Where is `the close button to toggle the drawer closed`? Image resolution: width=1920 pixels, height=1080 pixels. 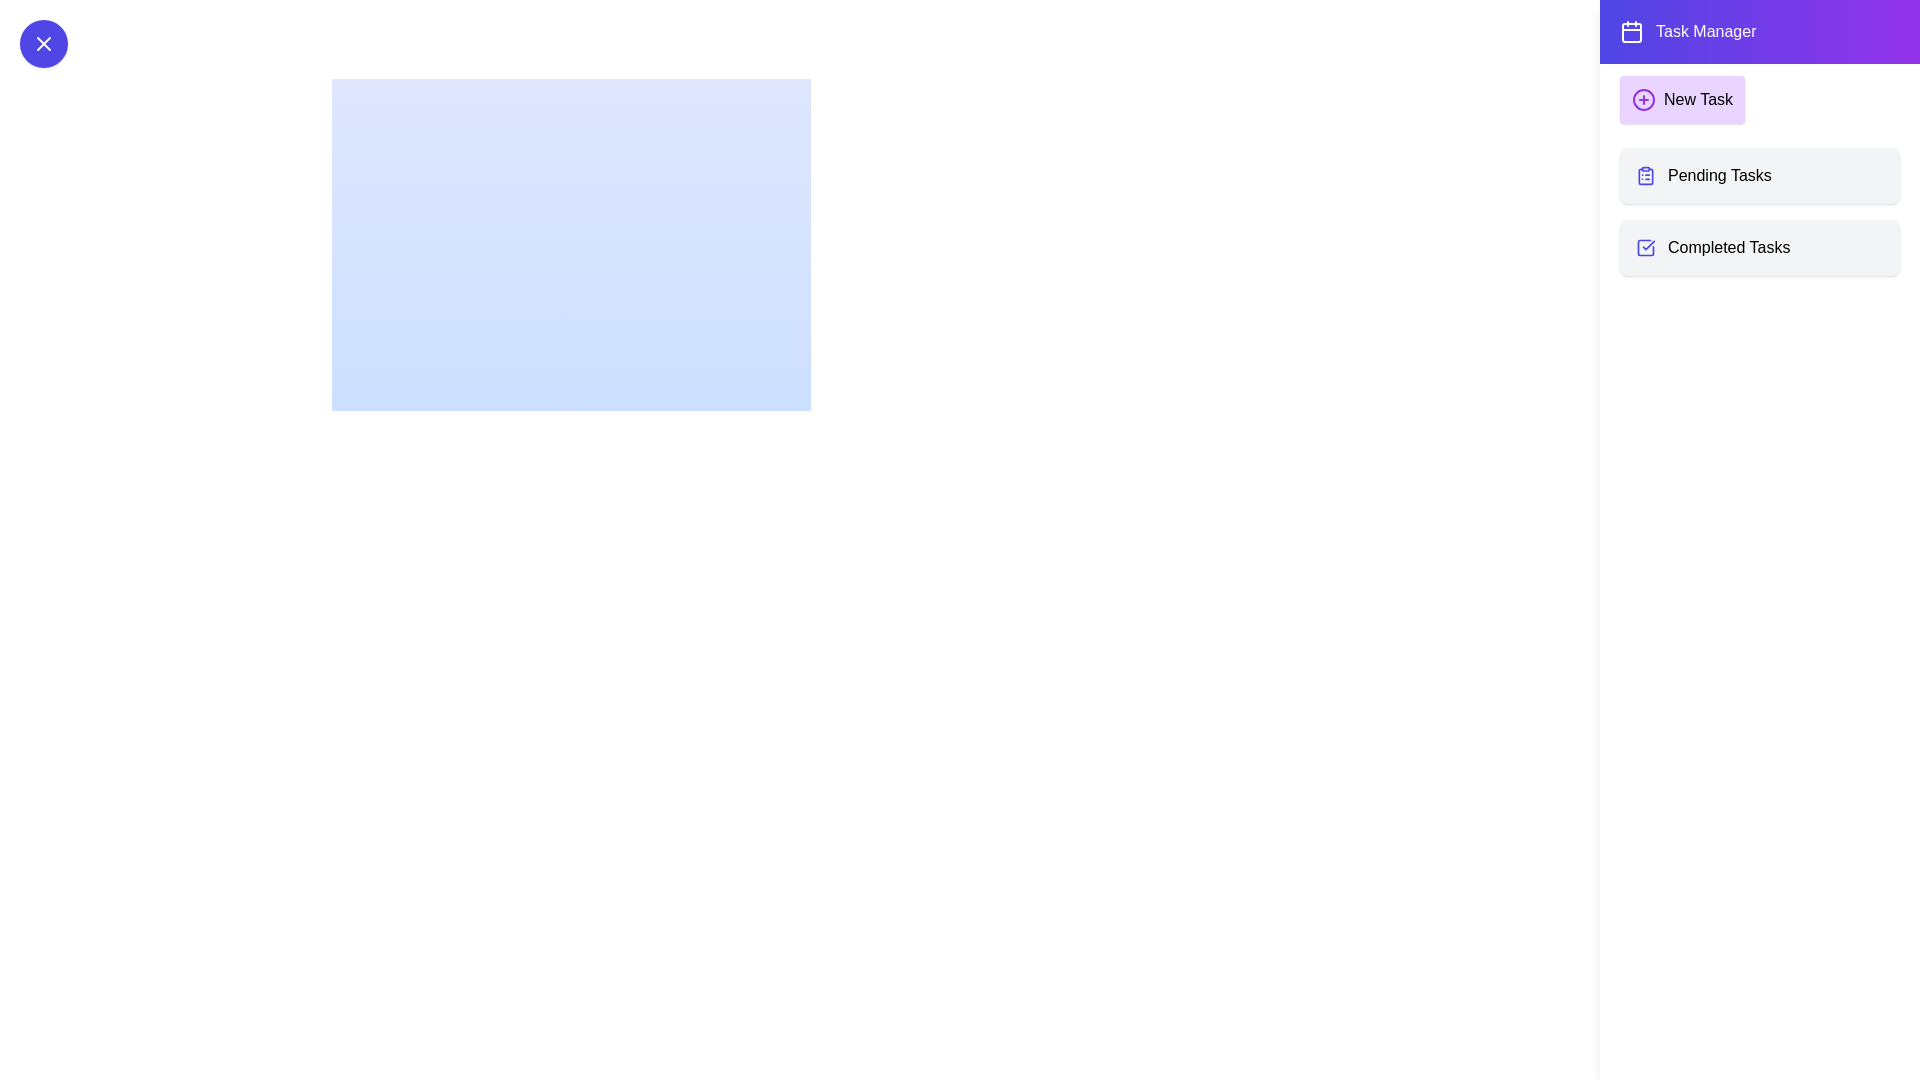 the close button to toggle the drawer closed is located at coordinates (43, 43).